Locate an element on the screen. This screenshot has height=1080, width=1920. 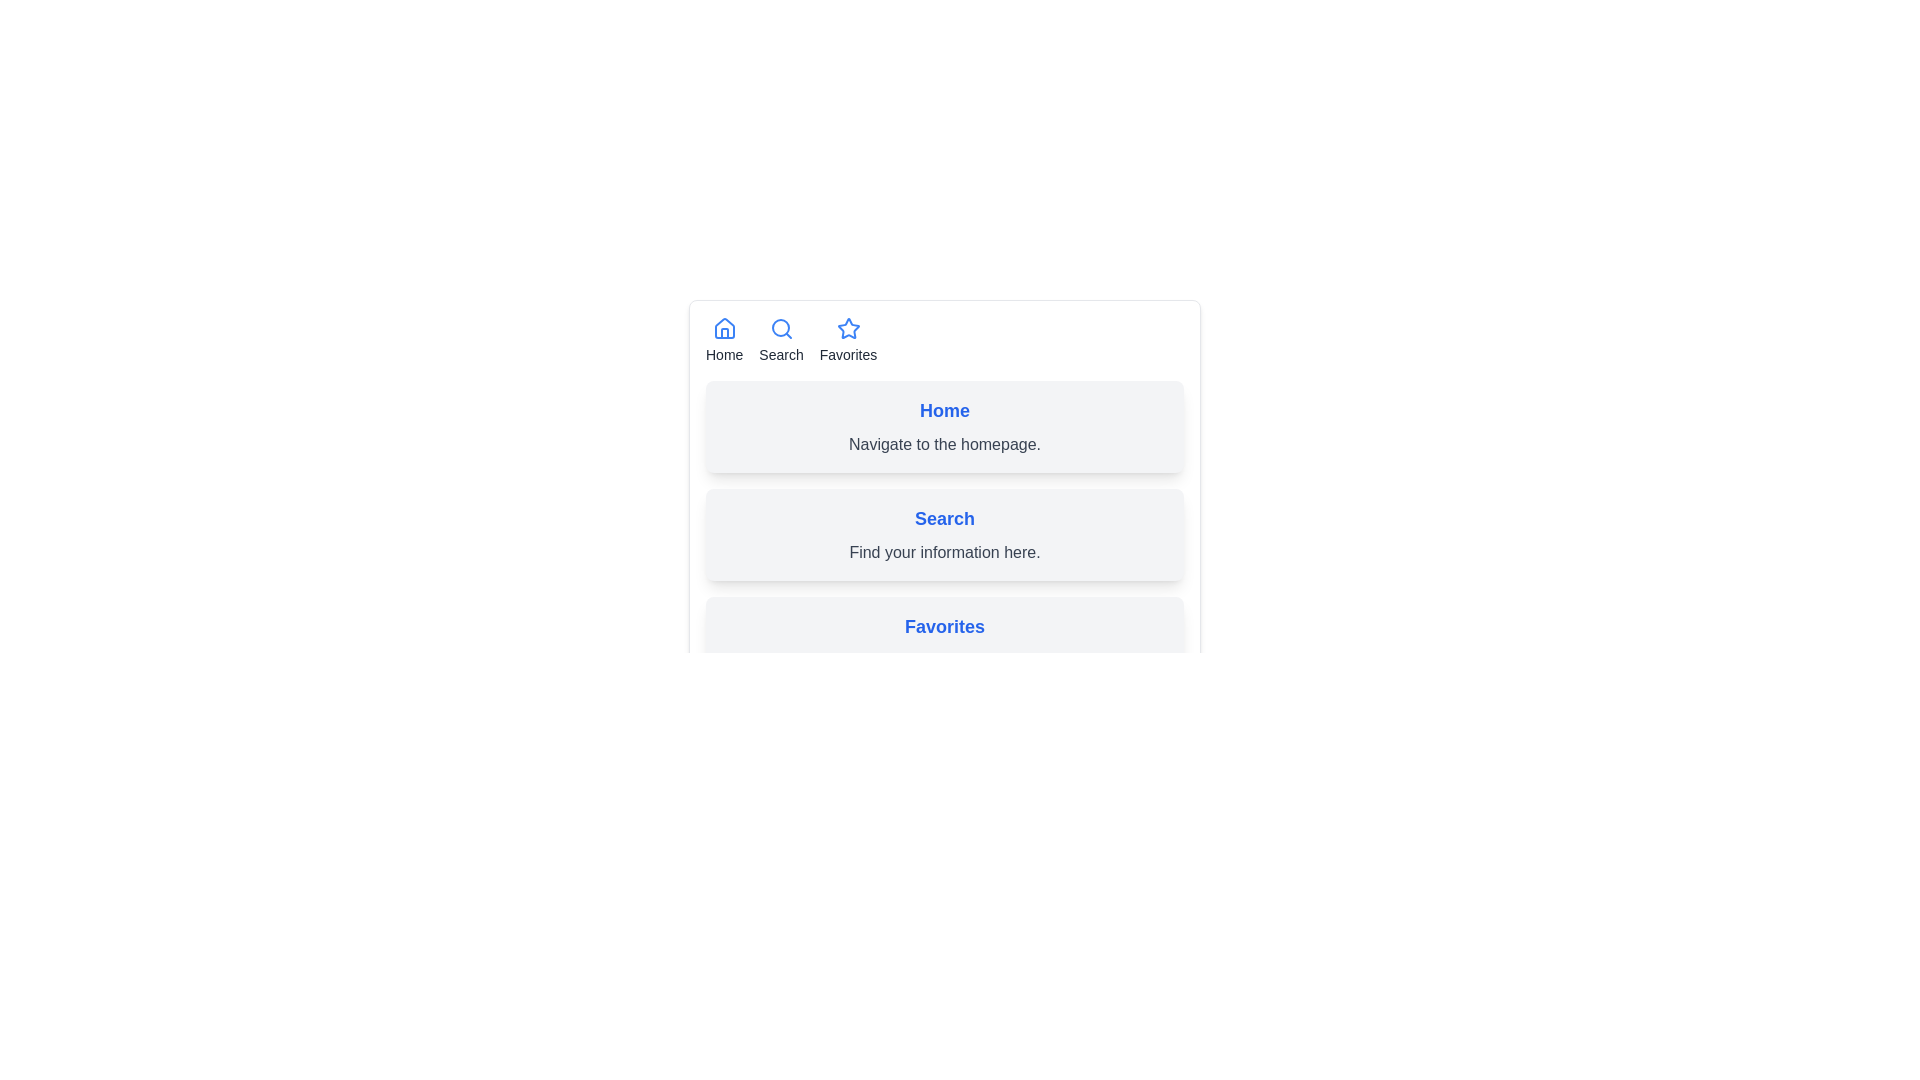
the blue house icon representing the 'Home' navigation option, located above the 'Home' text in the horizontal toolbar at the top of the interface is located at coordinates (723, 327).